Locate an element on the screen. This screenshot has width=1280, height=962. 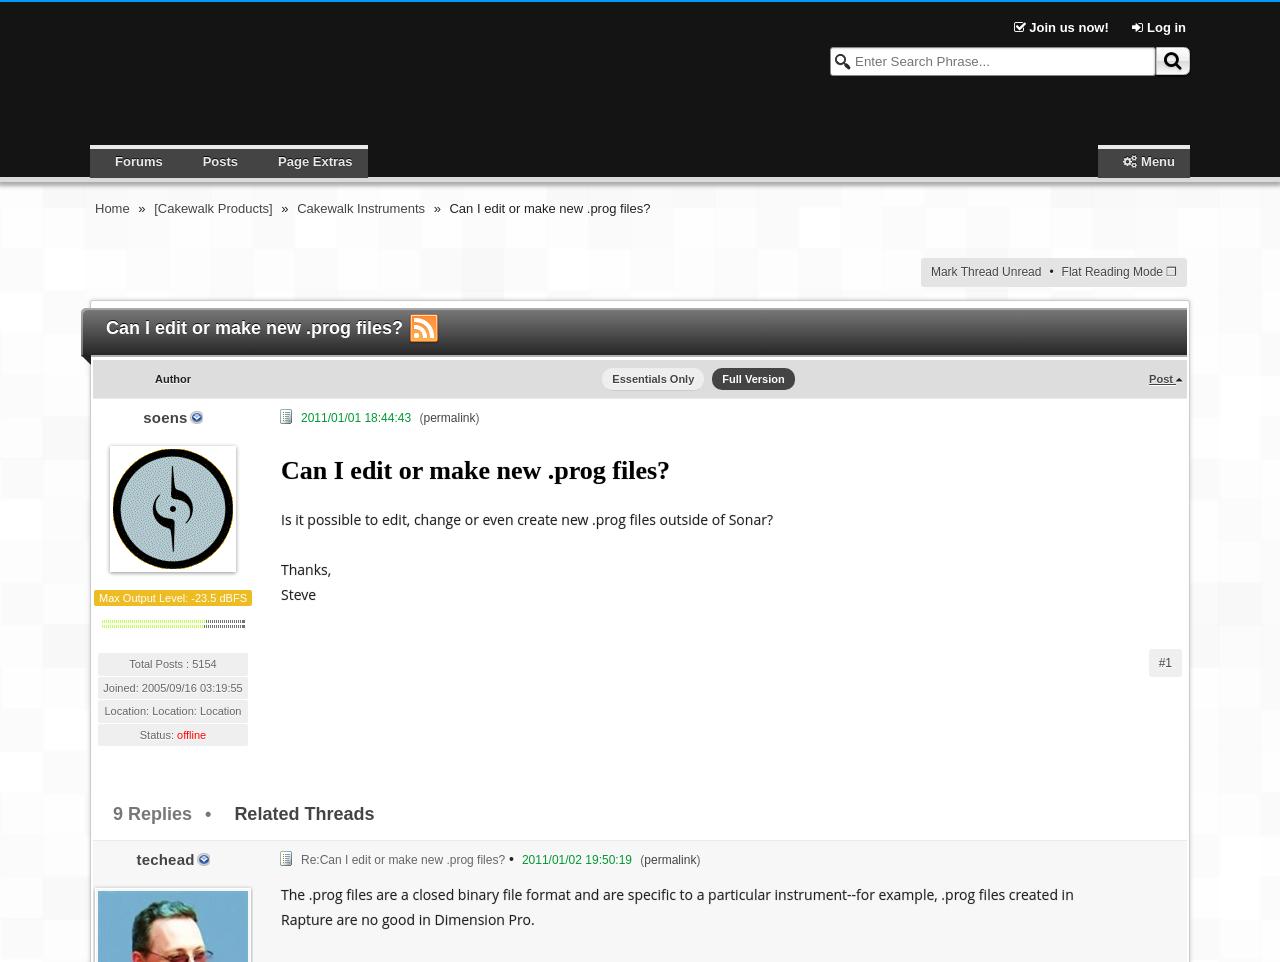
'Mark Thread Unread' is located at coordinates (985, 270).